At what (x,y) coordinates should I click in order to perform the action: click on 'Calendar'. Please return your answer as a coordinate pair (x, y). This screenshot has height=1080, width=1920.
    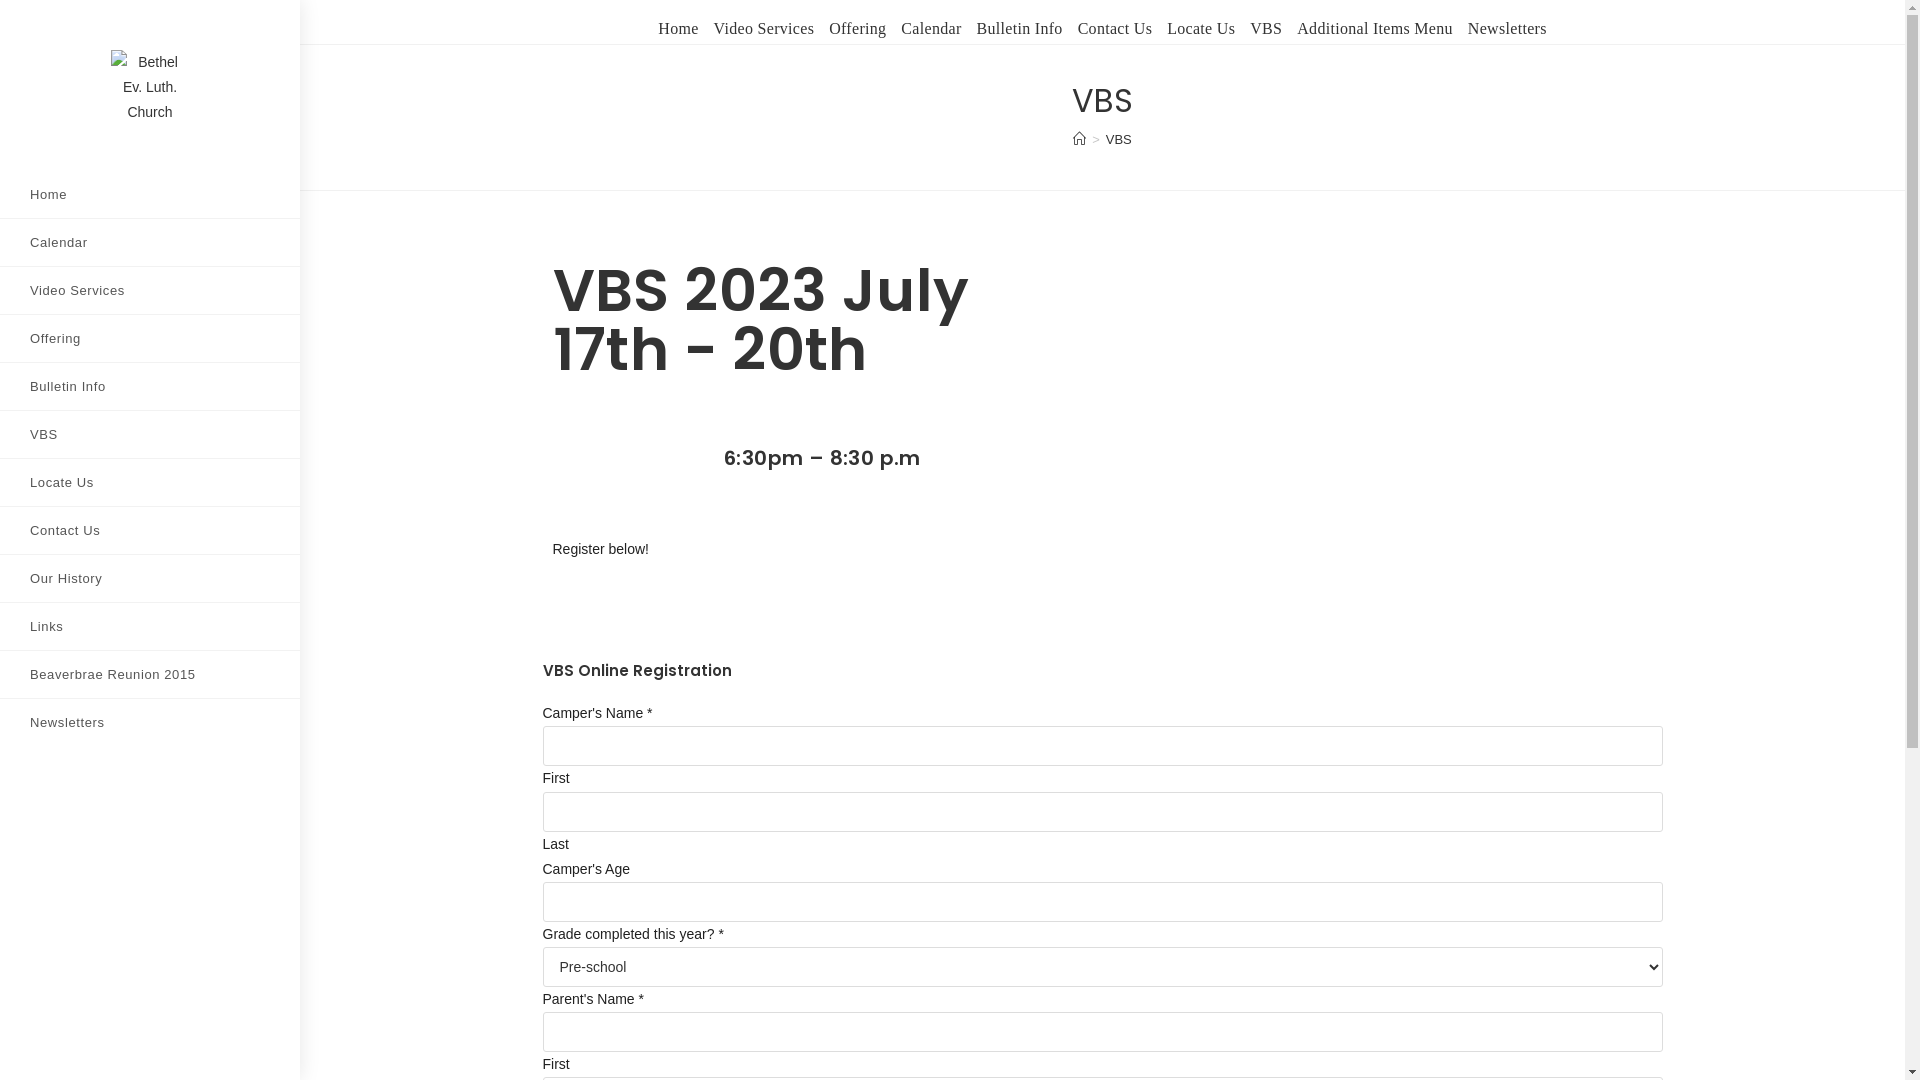
    Looking at the image, I should click on (148, 241).